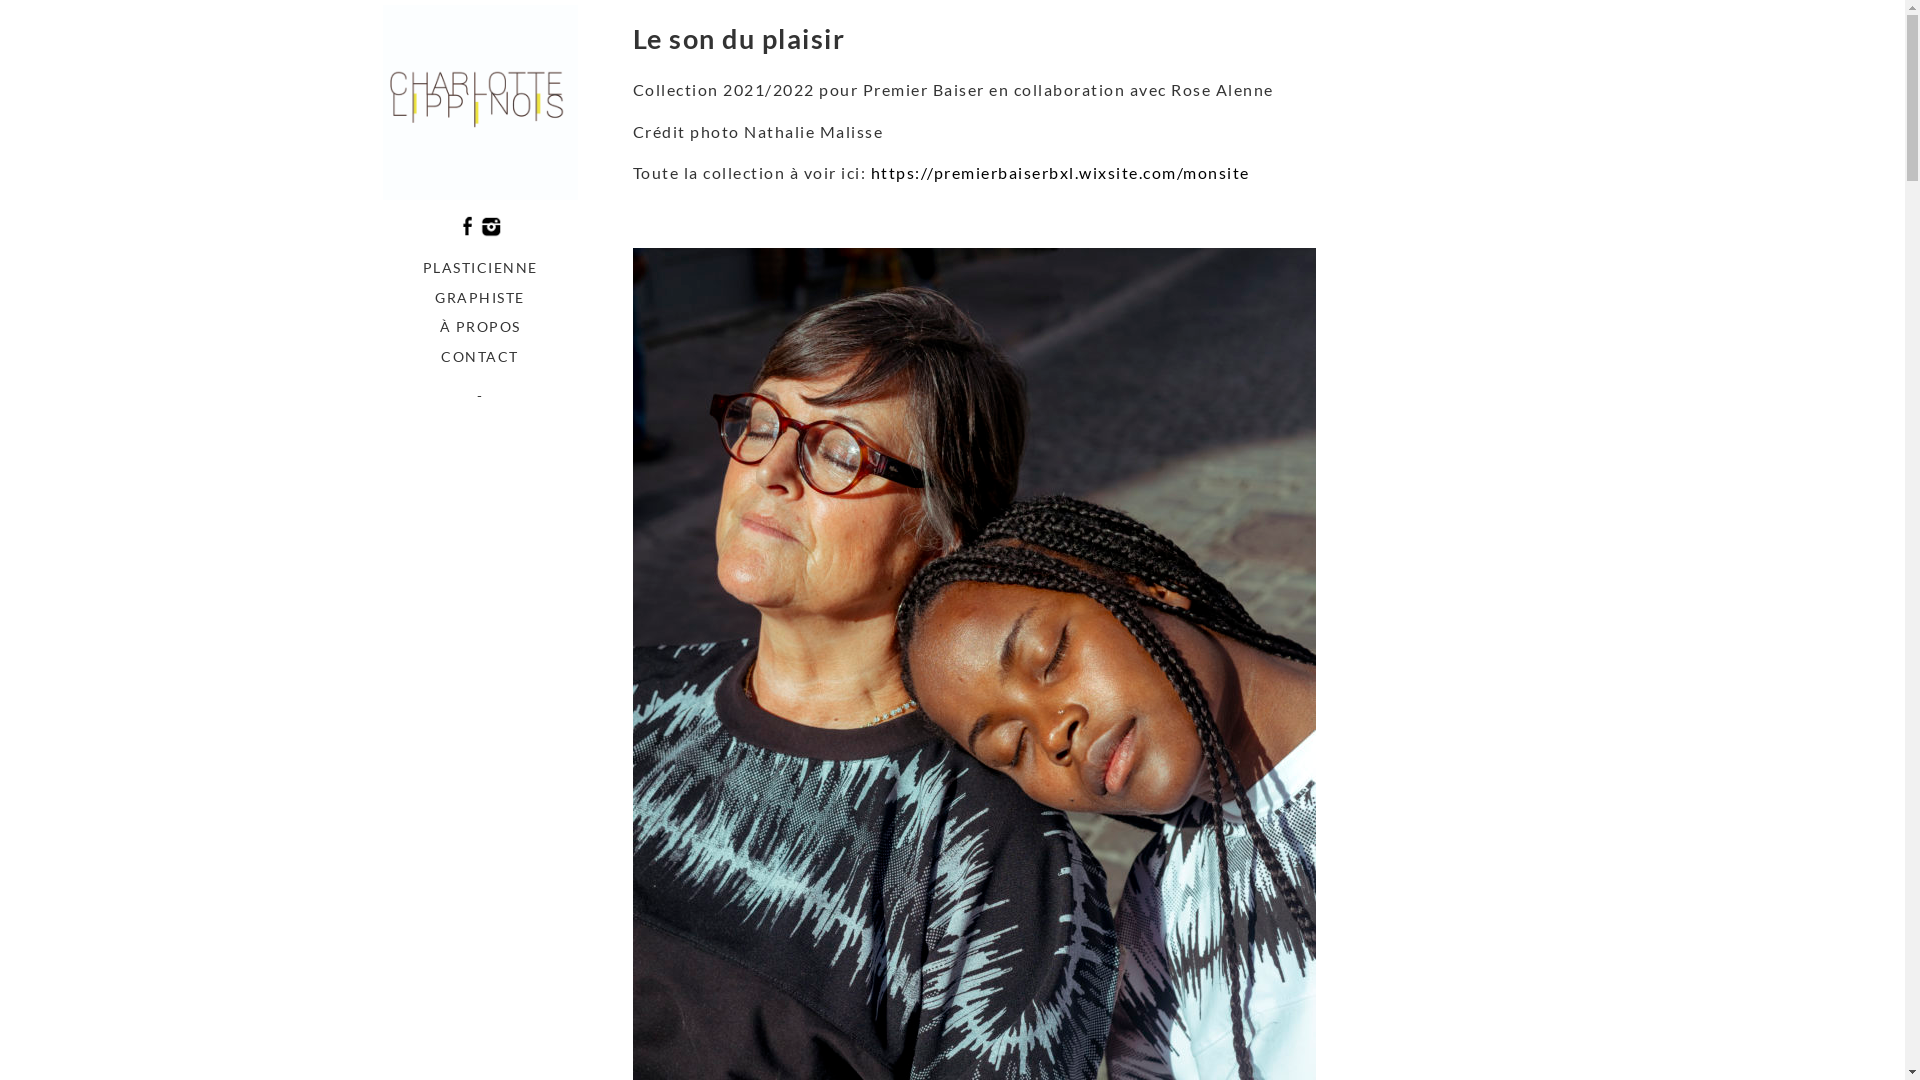 Image resolution: width=1920 pixels, height=1080 pixels. What do you see at coordinates (1058, 171) in the screenshot?
I see `'https://premierbaiserbxl.wixsite.com/monsite'` at bounding box center [1058, 171].